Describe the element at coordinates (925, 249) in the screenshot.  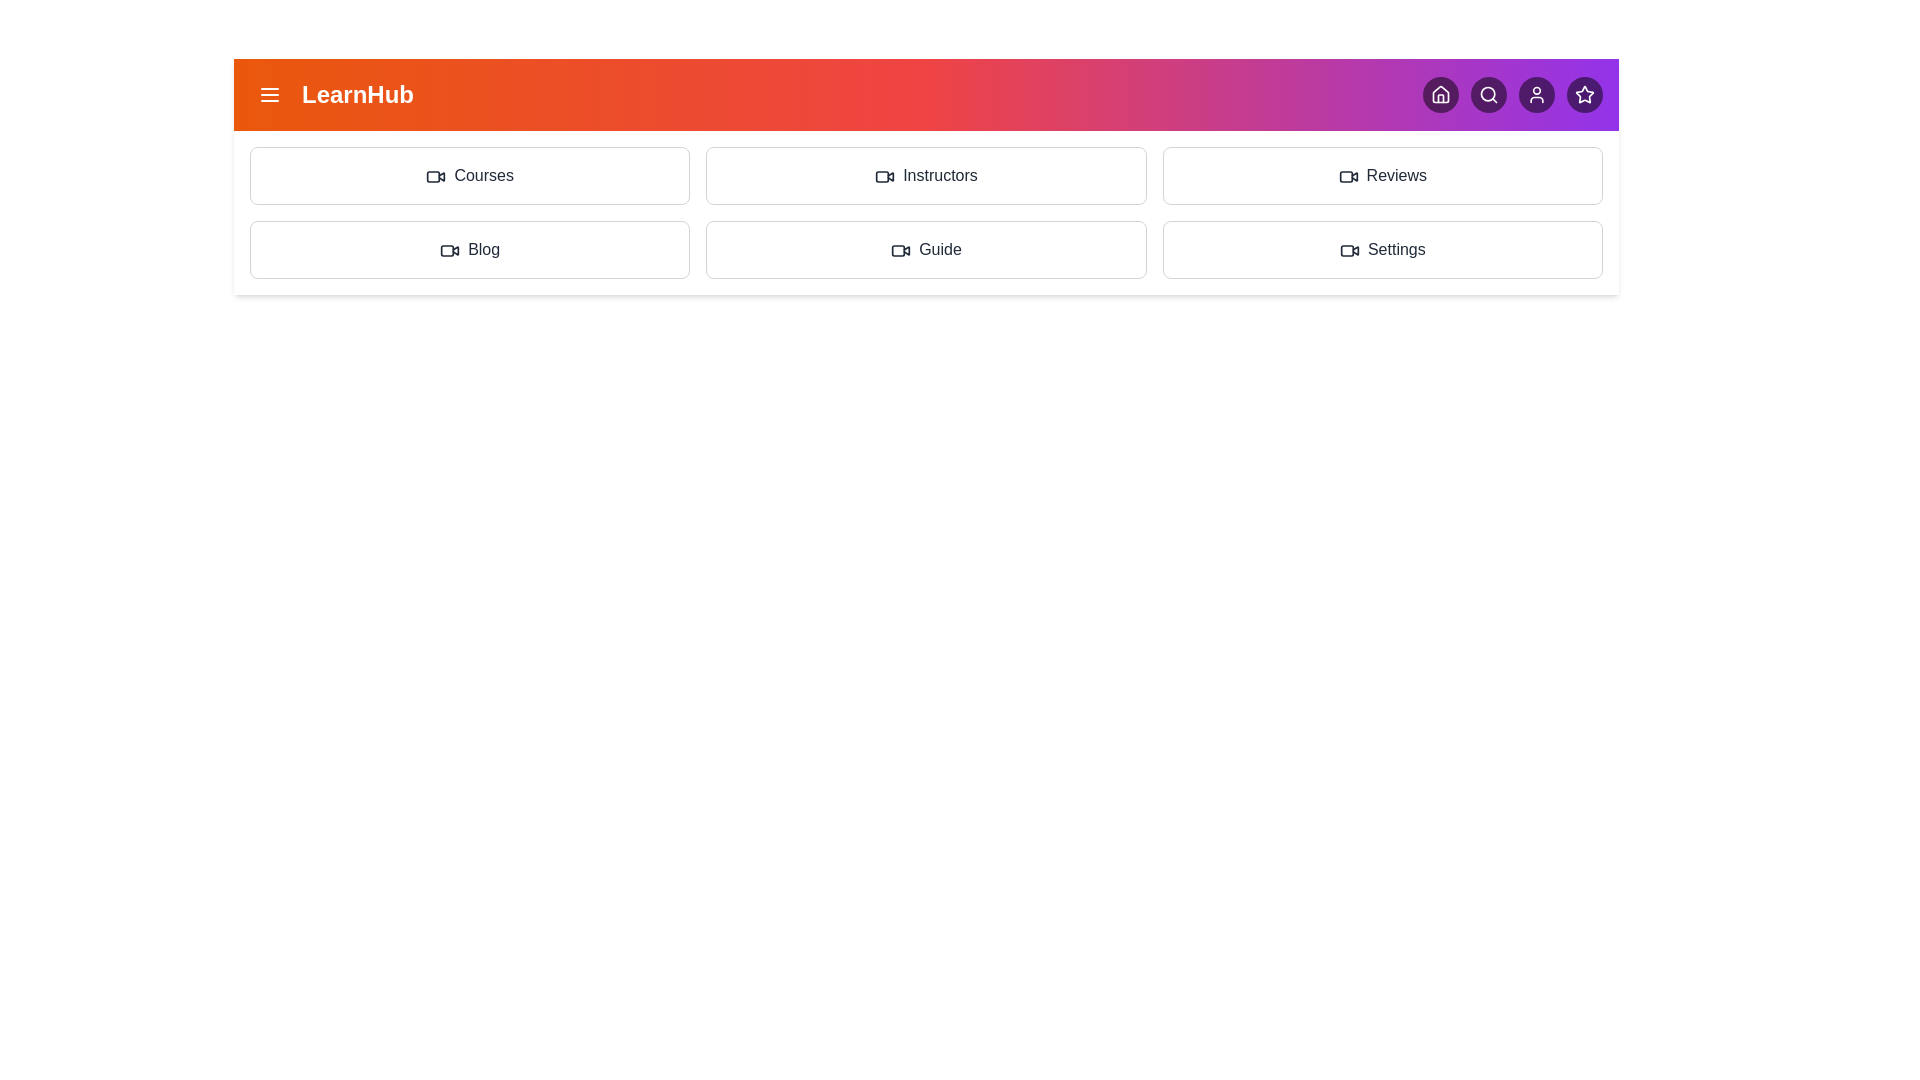
I see `the menu item Guide` at that location.